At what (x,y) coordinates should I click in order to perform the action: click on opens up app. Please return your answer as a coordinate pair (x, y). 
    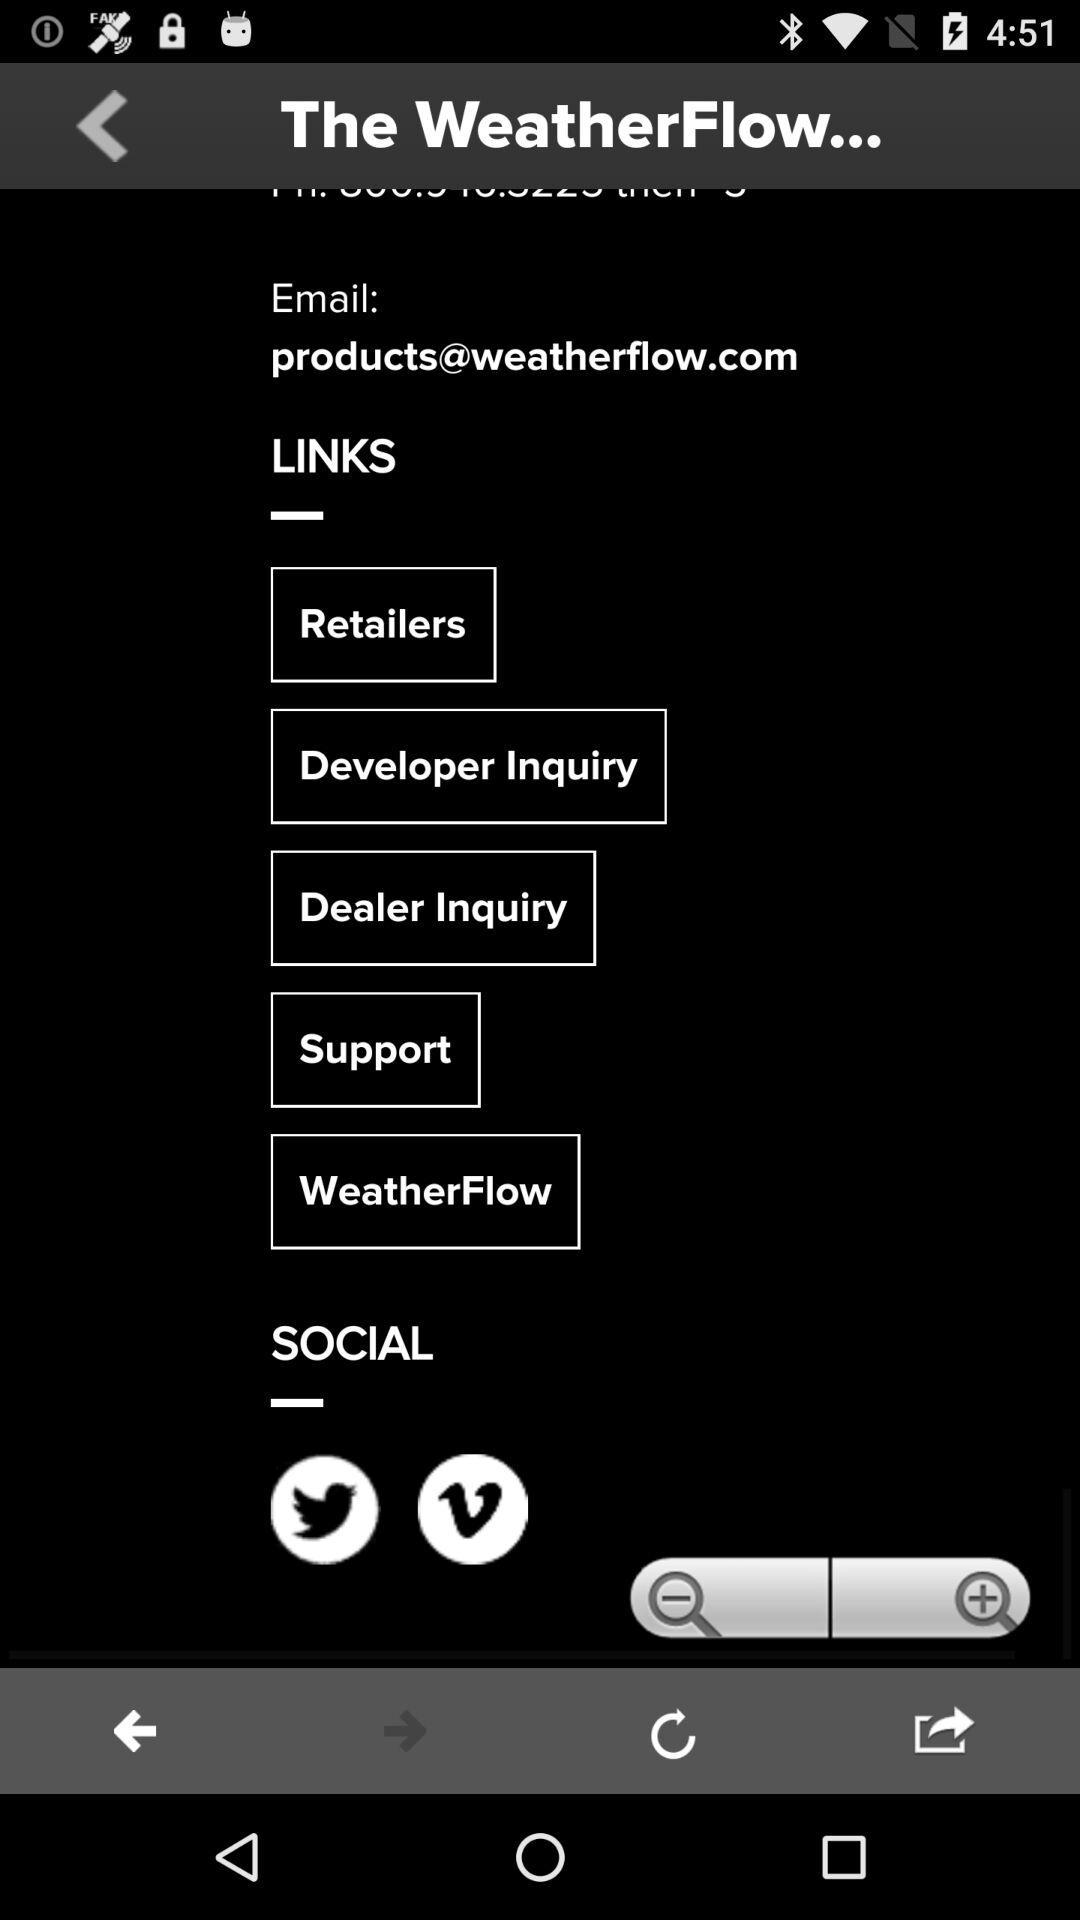
    Looking at the image, I should click on (540, 927).